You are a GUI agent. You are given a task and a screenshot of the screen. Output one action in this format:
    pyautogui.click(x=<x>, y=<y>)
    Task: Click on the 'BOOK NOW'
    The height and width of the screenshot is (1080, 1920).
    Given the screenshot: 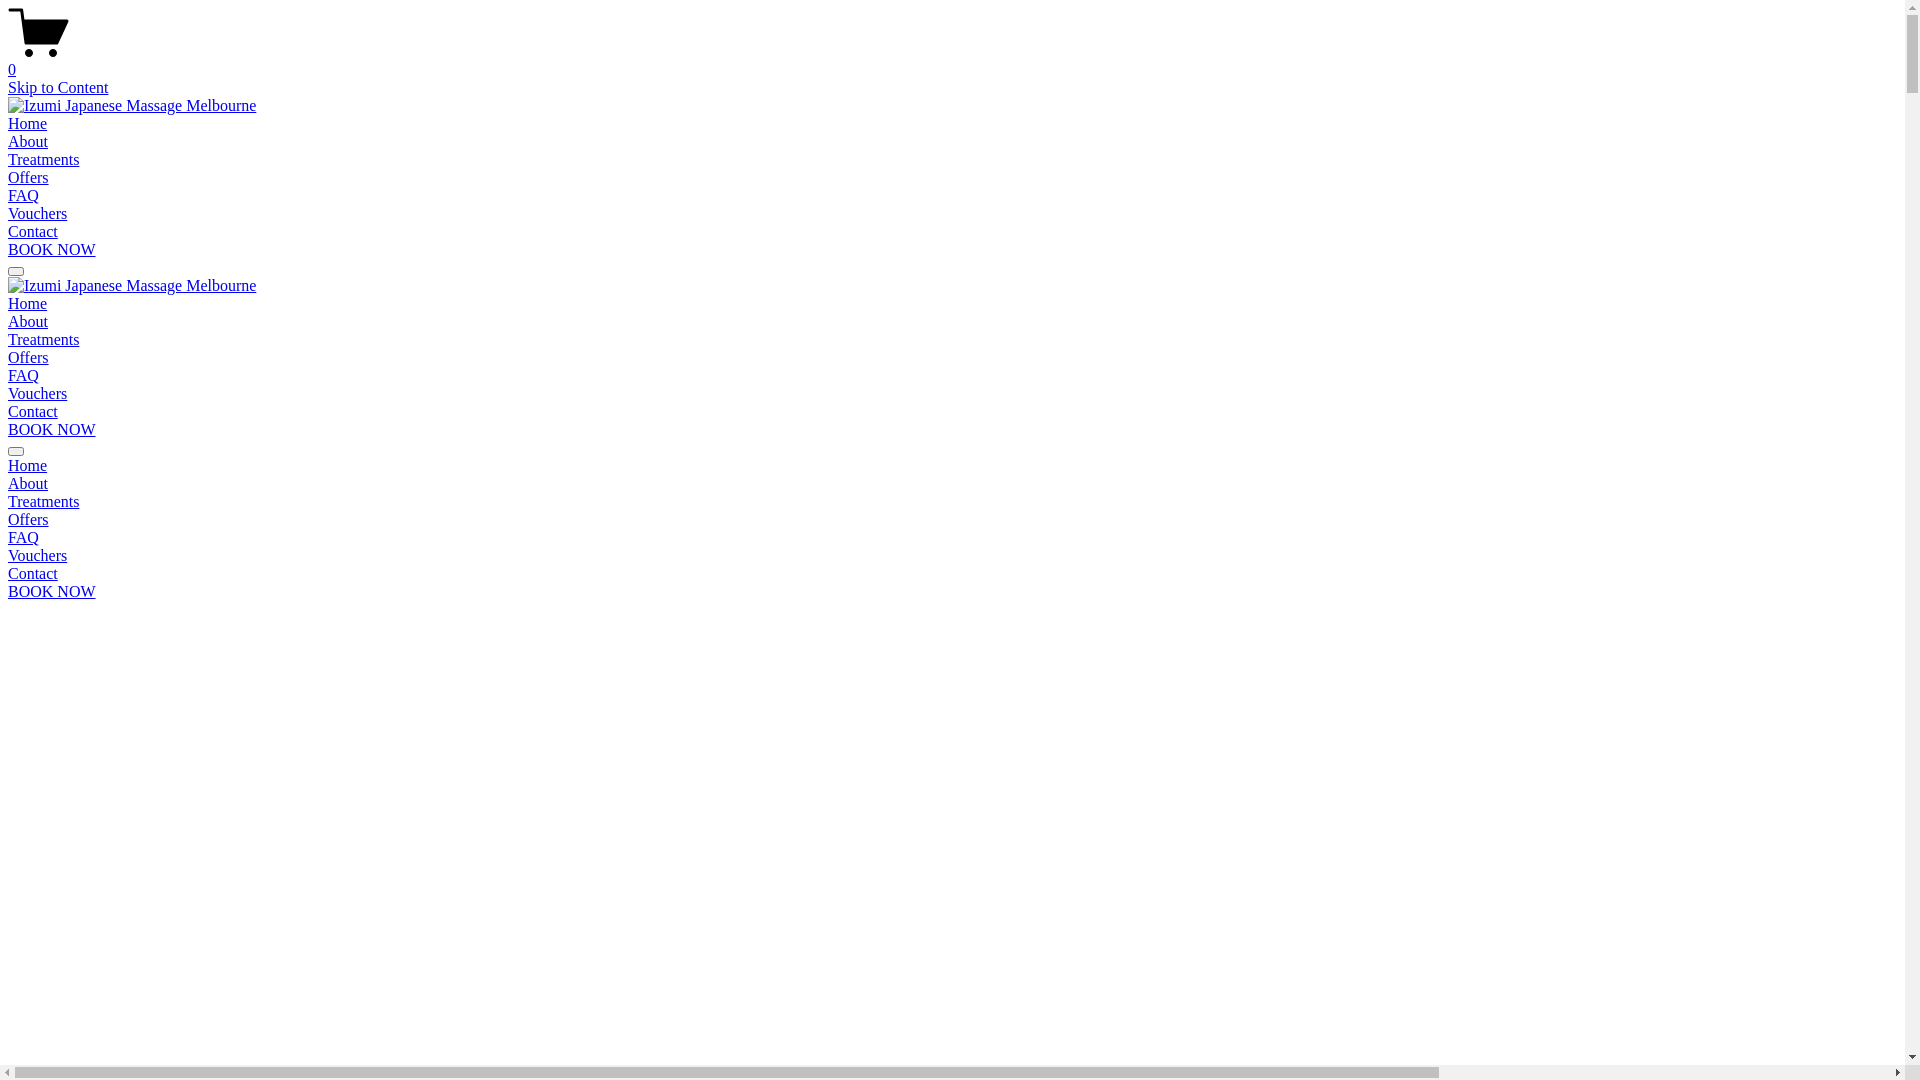 What is the action you would take?
    pyautogui.click(x=52, y=248)
    